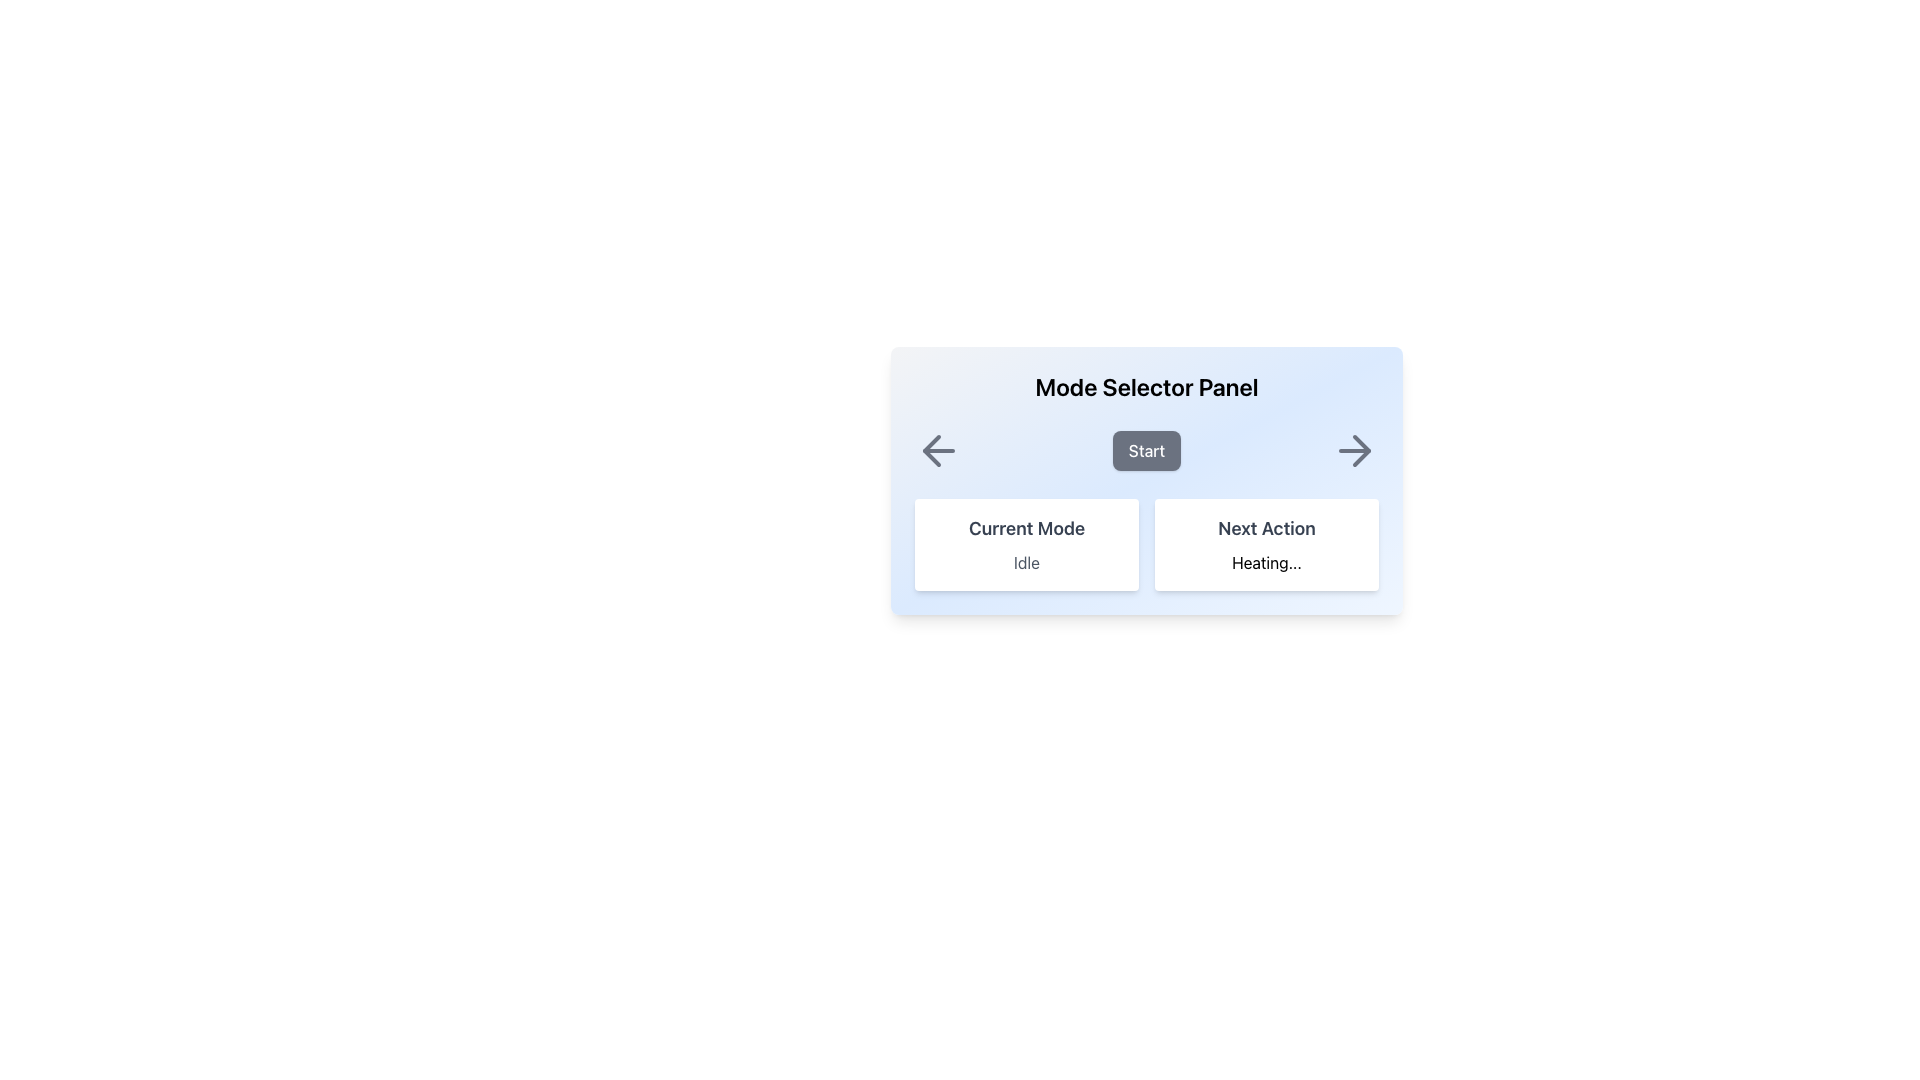  Describe the element at coordinates (1354, 451) in the screenshot. I see `the navigation control icon located at the far right of the Mode Selector Panel, positioned to the right of the 'Start' button` at that location.